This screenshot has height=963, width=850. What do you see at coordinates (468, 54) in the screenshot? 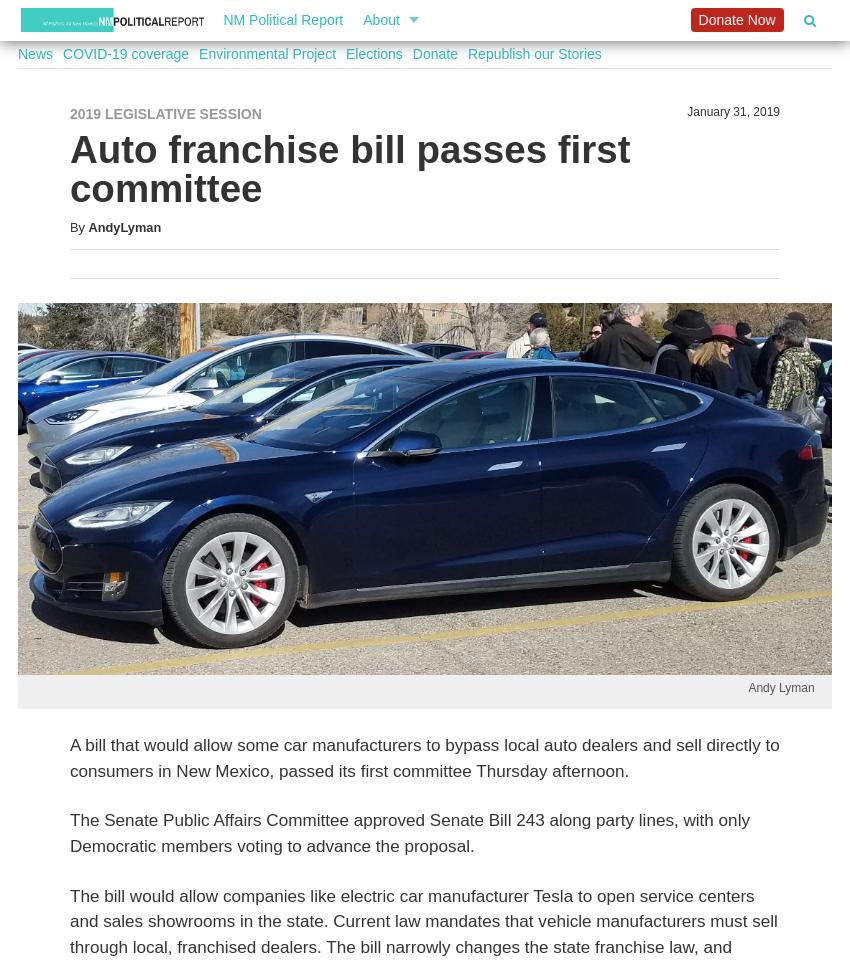
I see `'Republish our Stories'` at bounding box center [468, 54].